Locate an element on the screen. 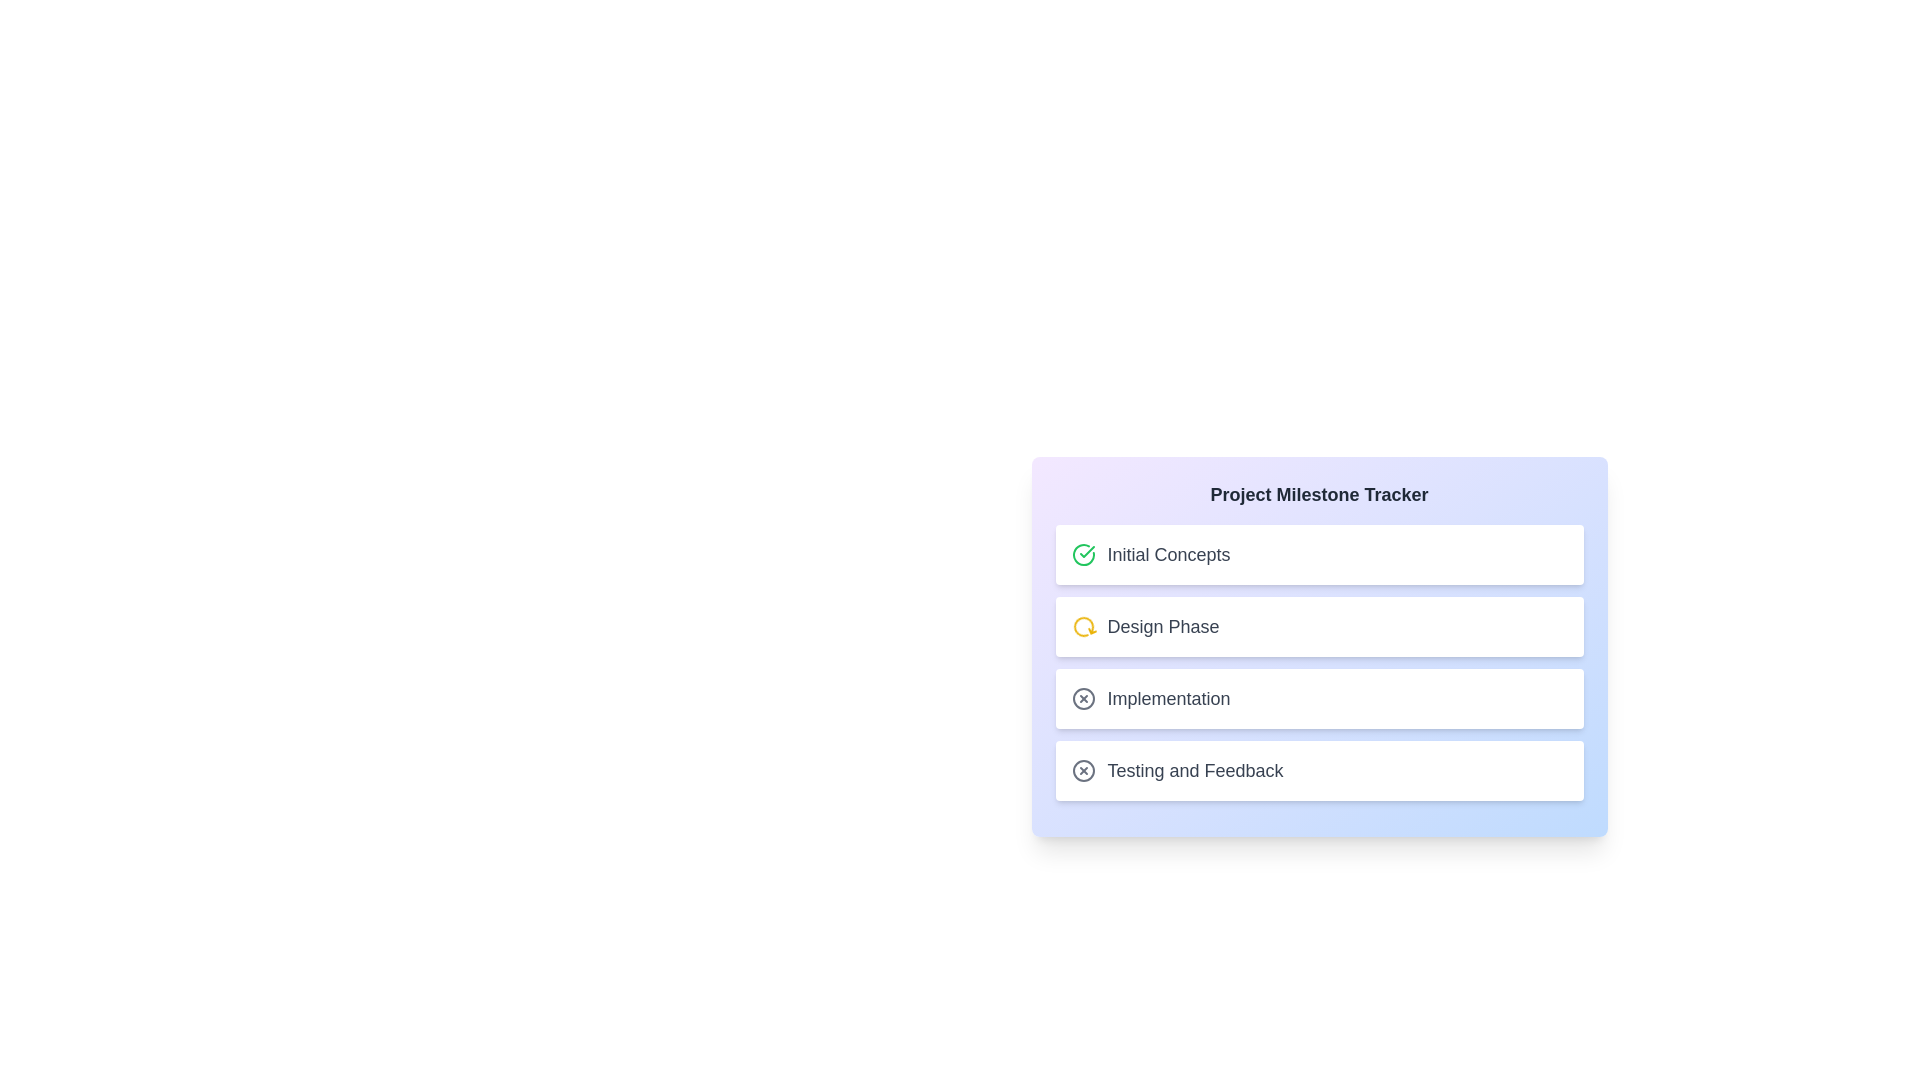  the circular icon with a green checkmark on a white background, located next to the text 'Initial Concepts' is located at coordinates (1082, 555).